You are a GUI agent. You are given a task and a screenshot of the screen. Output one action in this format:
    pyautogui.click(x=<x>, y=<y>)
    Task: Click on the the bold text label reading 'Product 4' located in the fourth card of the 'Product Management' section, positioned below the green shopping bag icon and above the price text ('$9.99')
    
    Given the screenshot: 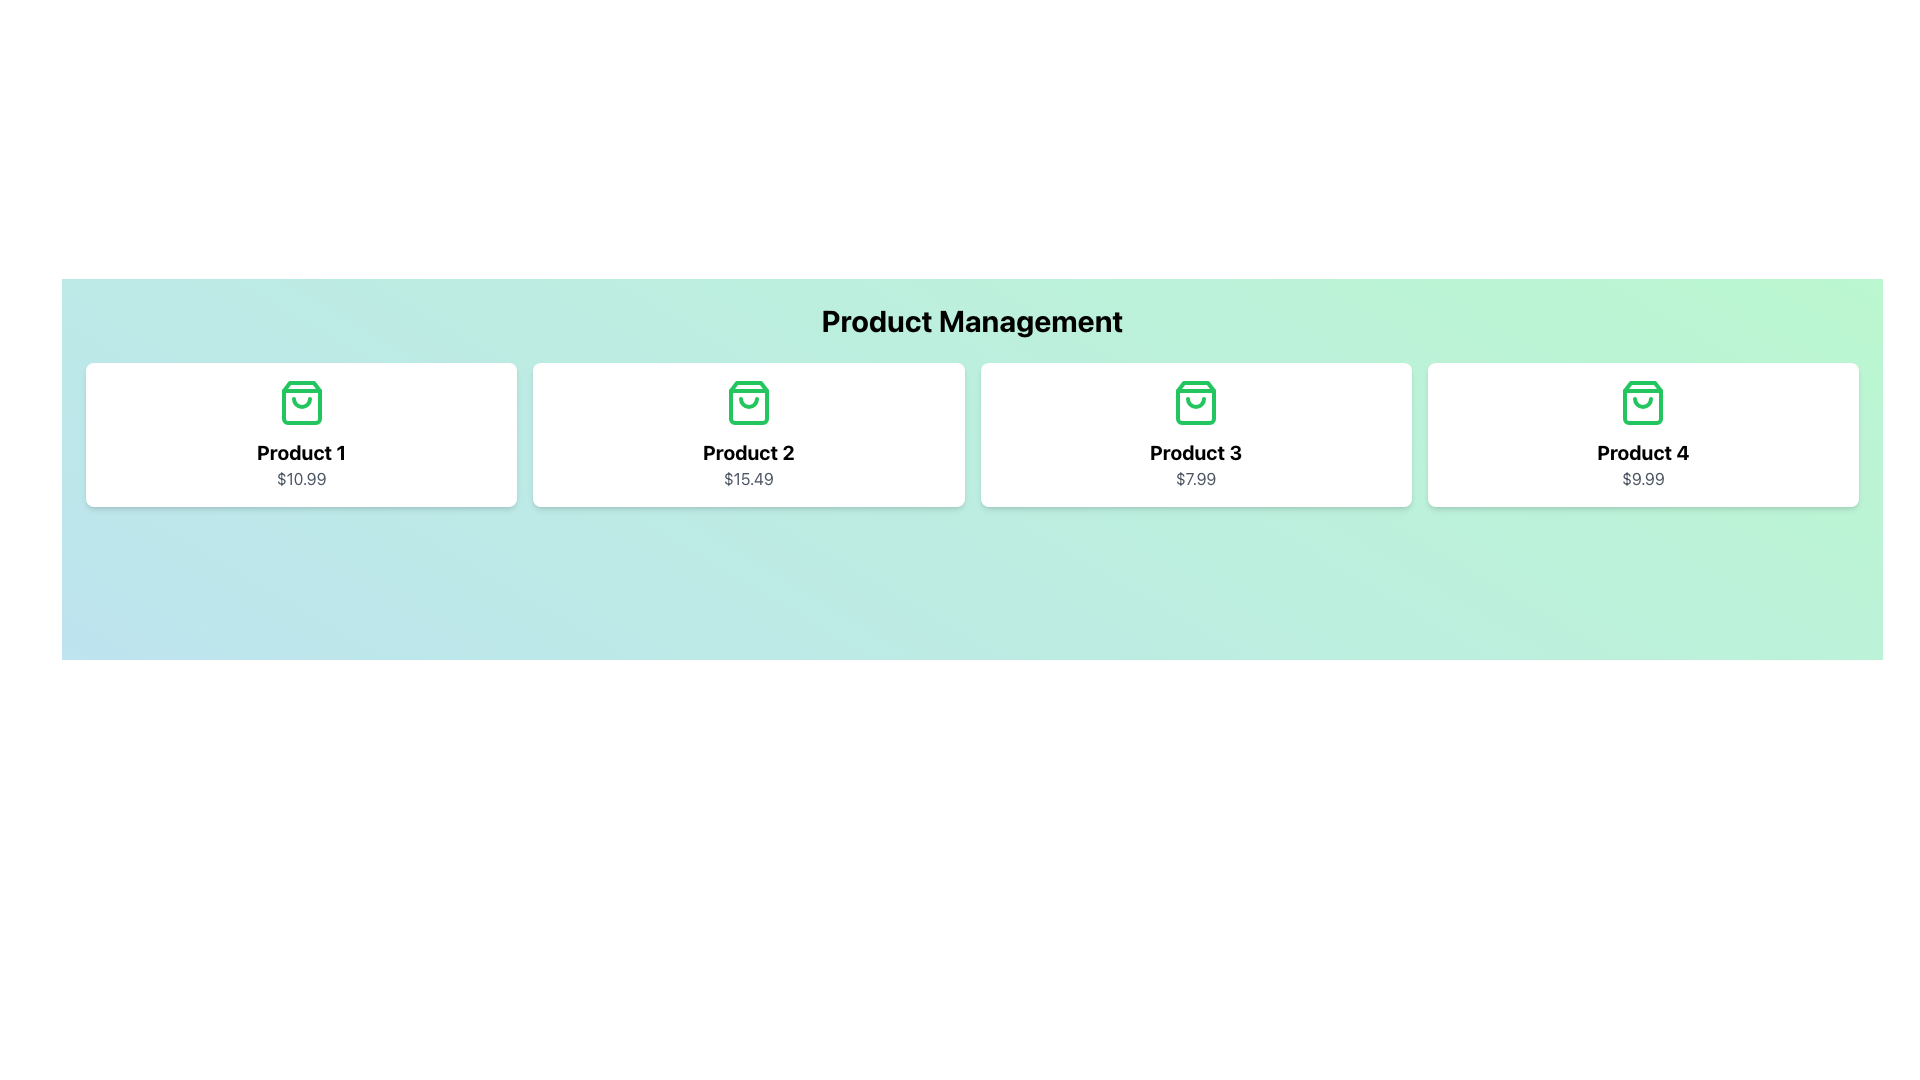 What is the action you would take?
    pyautogui.click(x=1643, y=452)
    